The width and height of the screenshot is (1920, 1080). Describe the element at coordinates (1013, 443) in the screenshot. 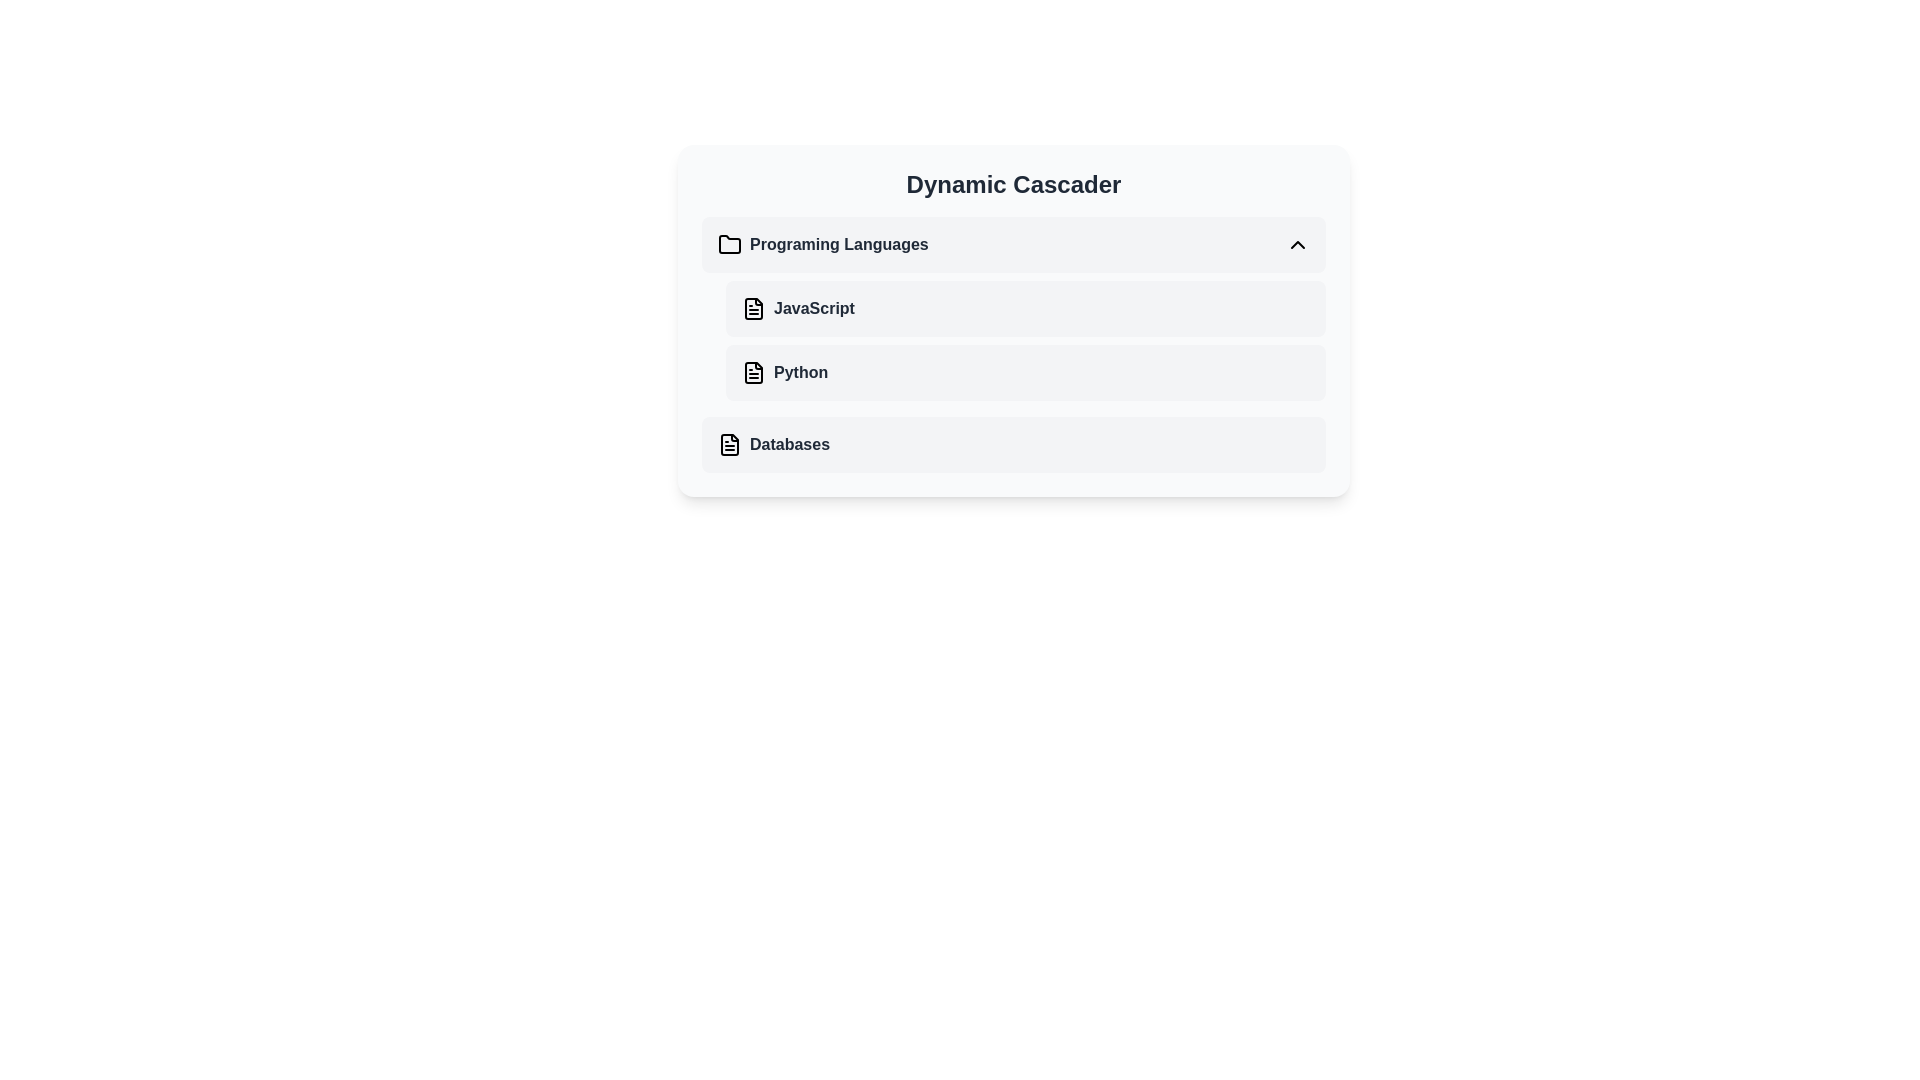

I see `the 'Databases' menu item, which is the third item in the vertical list under the 'Programming Languages' section, positioned below 'Python'` at that location.